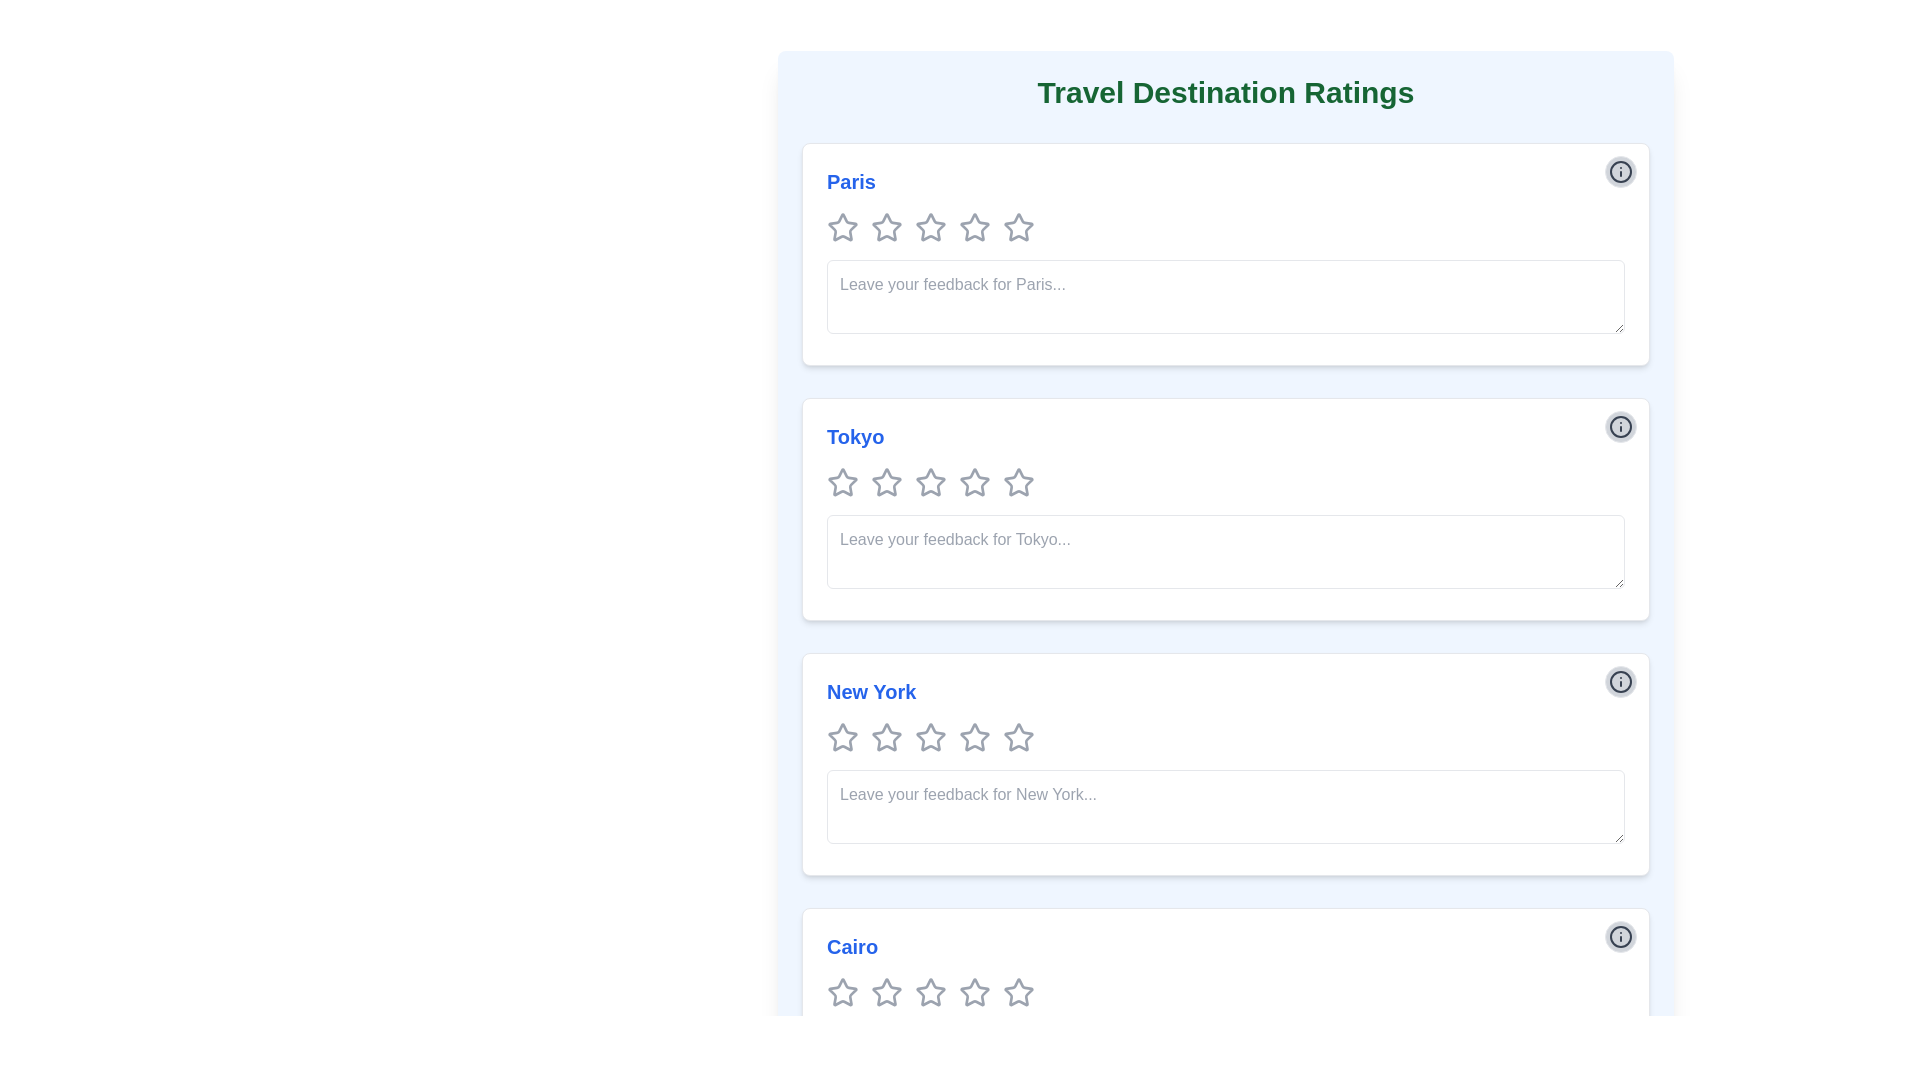  What do you see at coordinates (852, 946) in the screenshot?
I see `text label that serves as the title for the 'Cairo' destination section, located at the bottom of the vertical list of destinations` at bounding box center [852, 946].